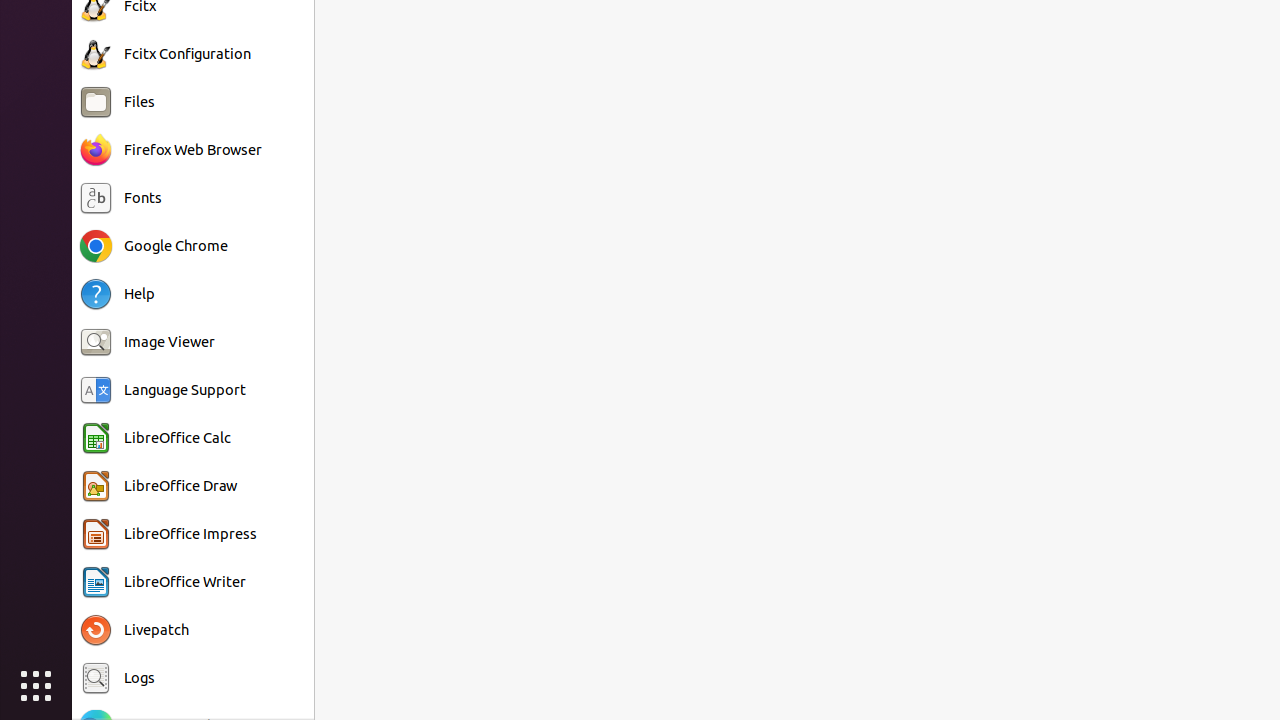 Image resolution: width=1280 pixels, height=720 pixels. Describe the element at coordinates (184, 390) in the screenshot. I see `'Language Support'` at that location.